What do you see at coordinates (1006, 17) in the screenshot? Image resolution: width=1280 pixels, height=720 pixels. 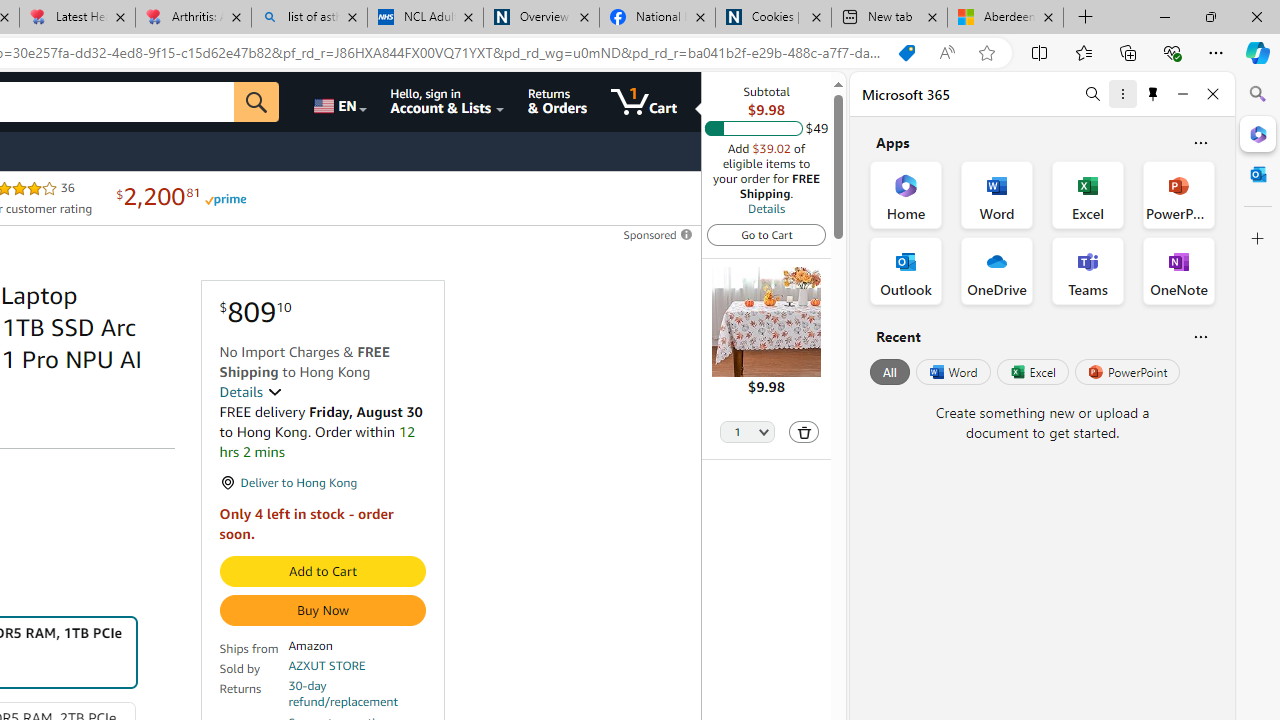 I see `'Aberdeen, Hong Kong SAR hourly forecast | Microsoft Weather'` at bounding box center [1006, 17].